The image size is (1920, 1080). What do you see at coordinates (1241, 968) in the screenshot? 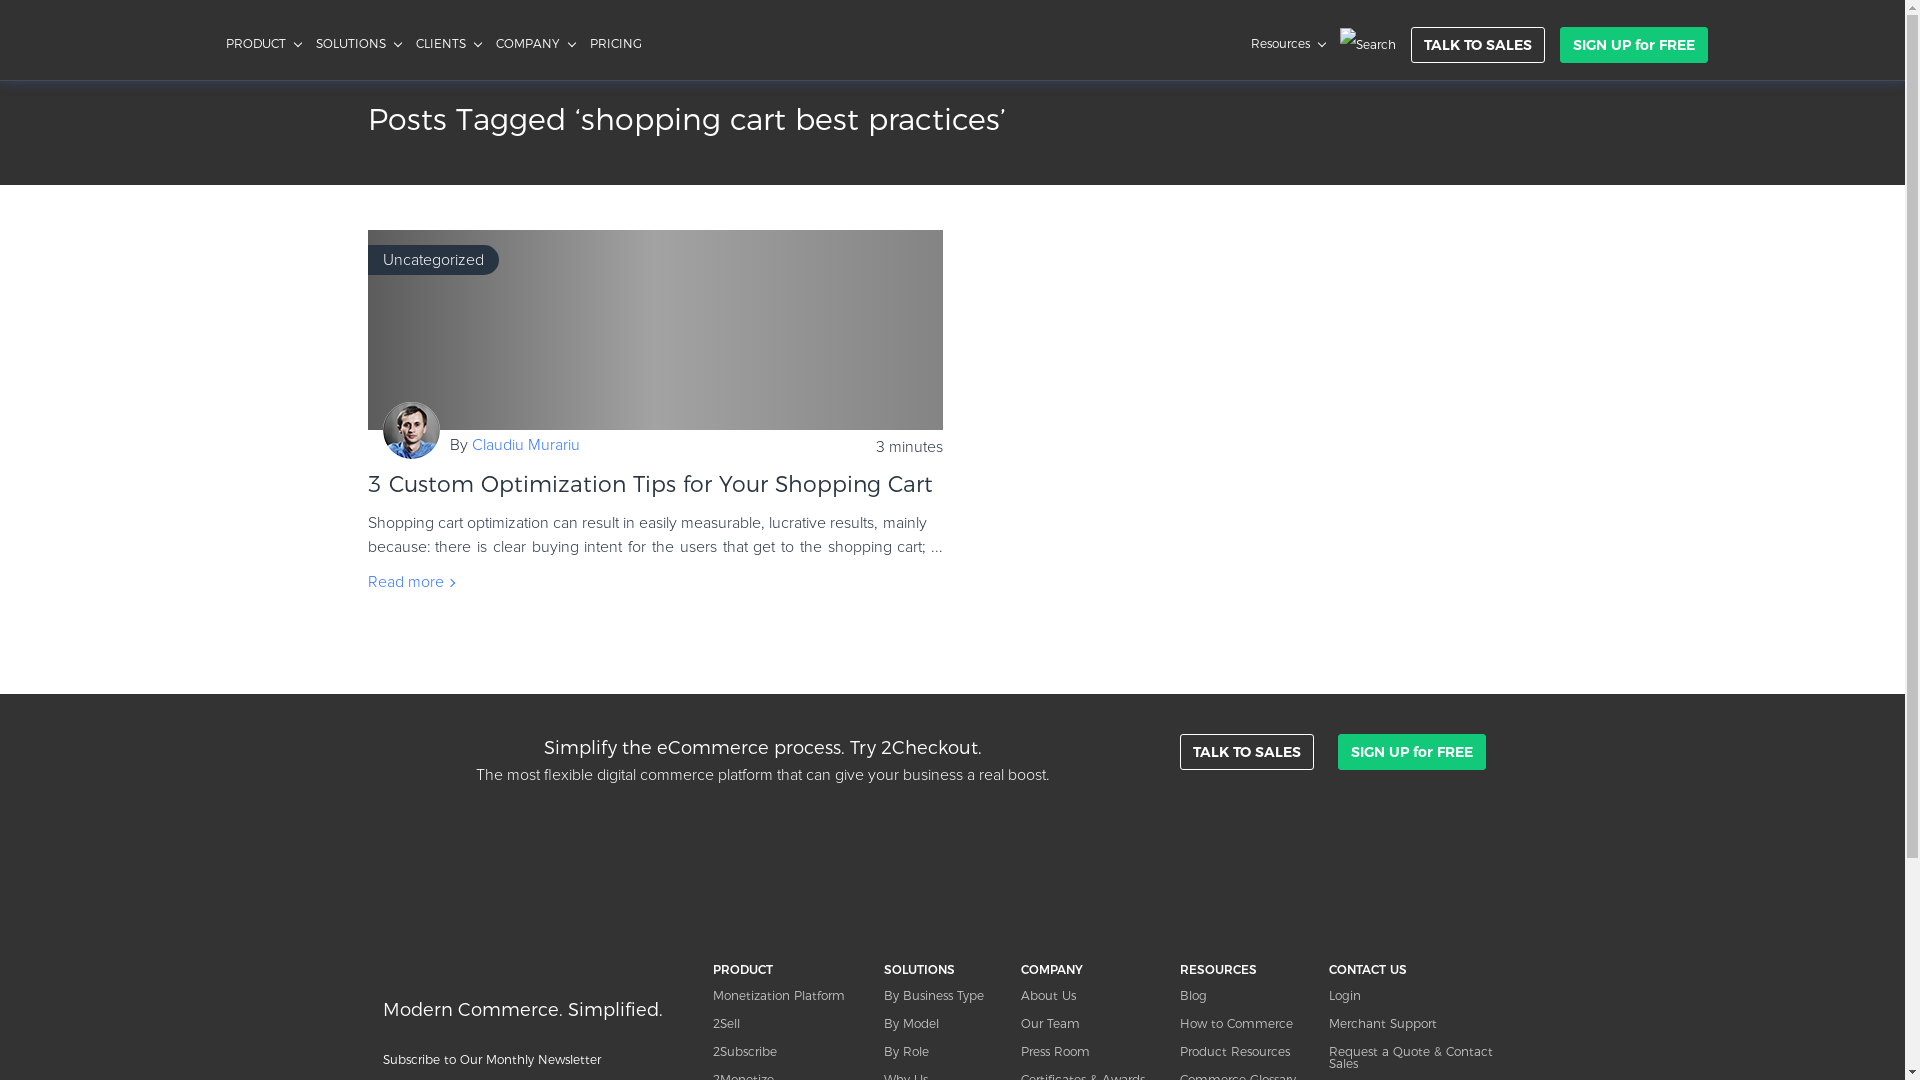
I see `'RESOURCES'` at bounding box center [1241, 968].